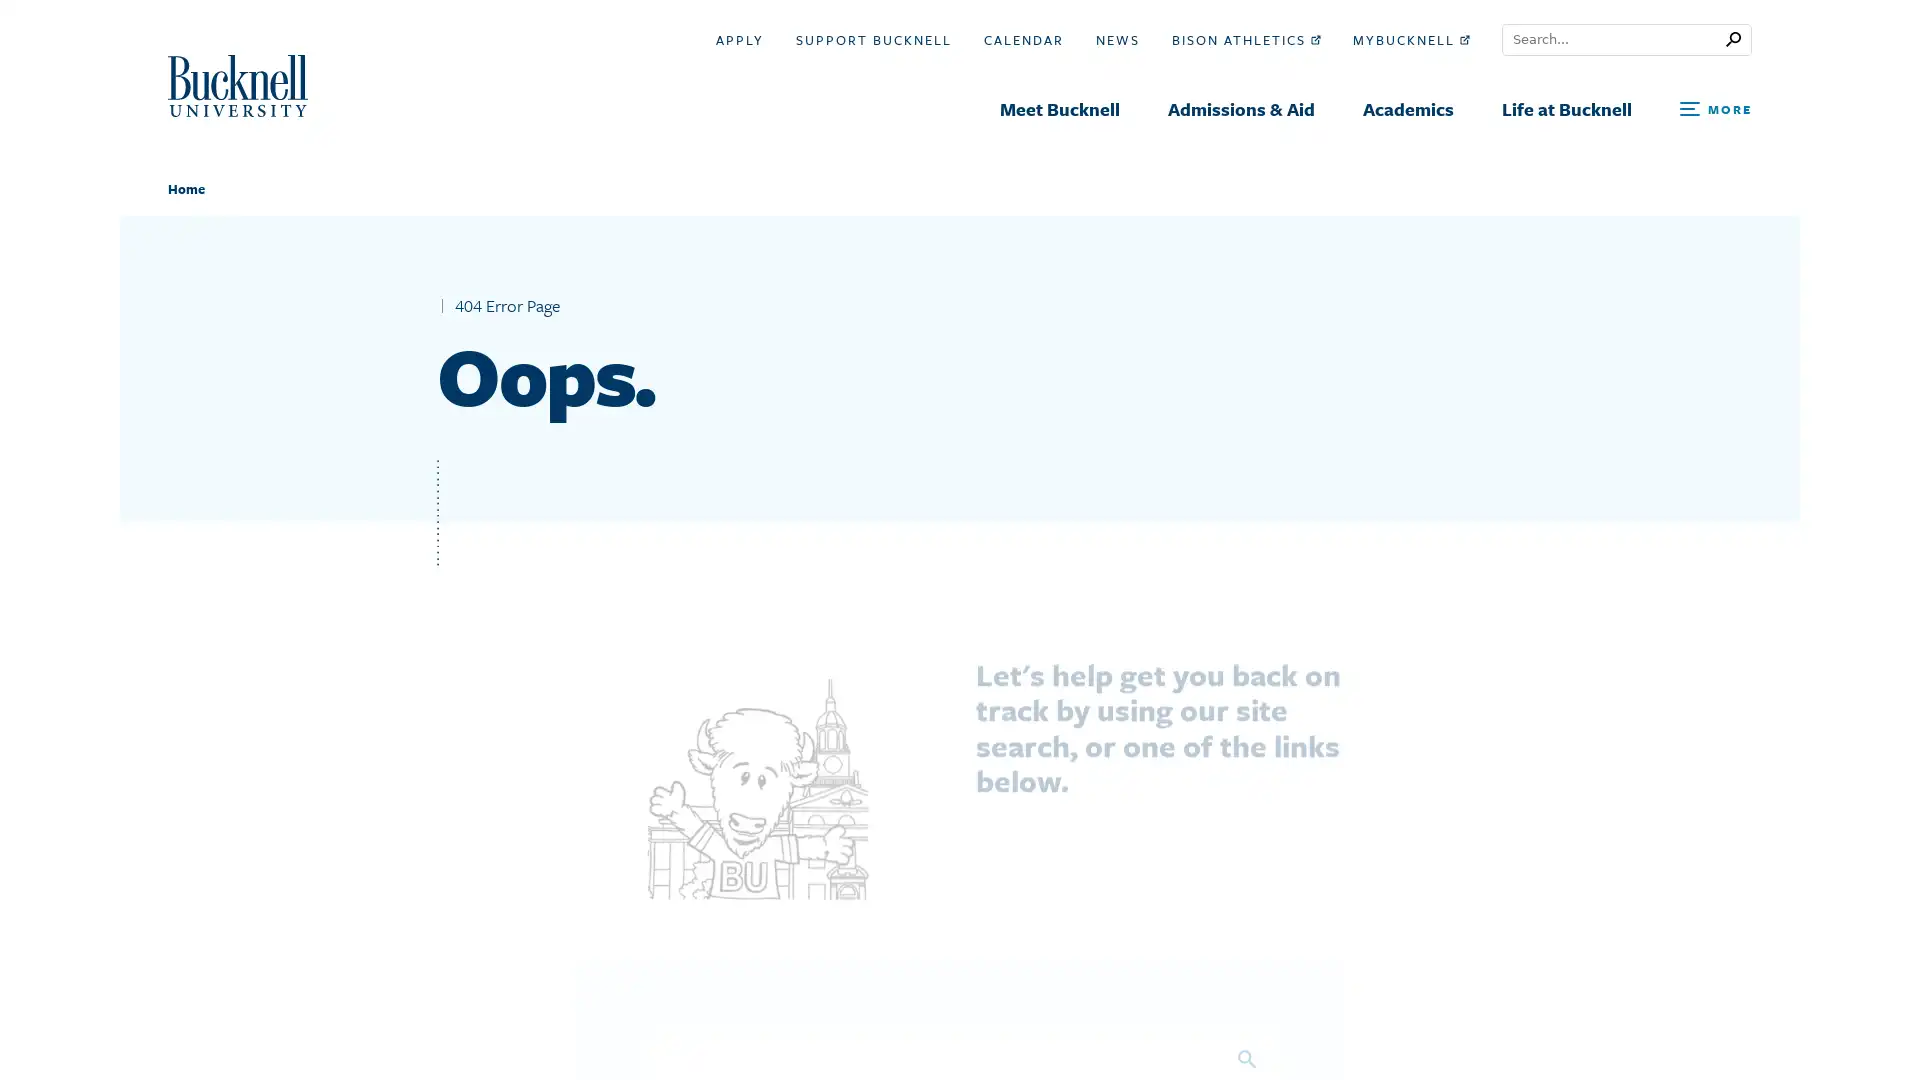  I want to click on Search, so click(1246, 1051).